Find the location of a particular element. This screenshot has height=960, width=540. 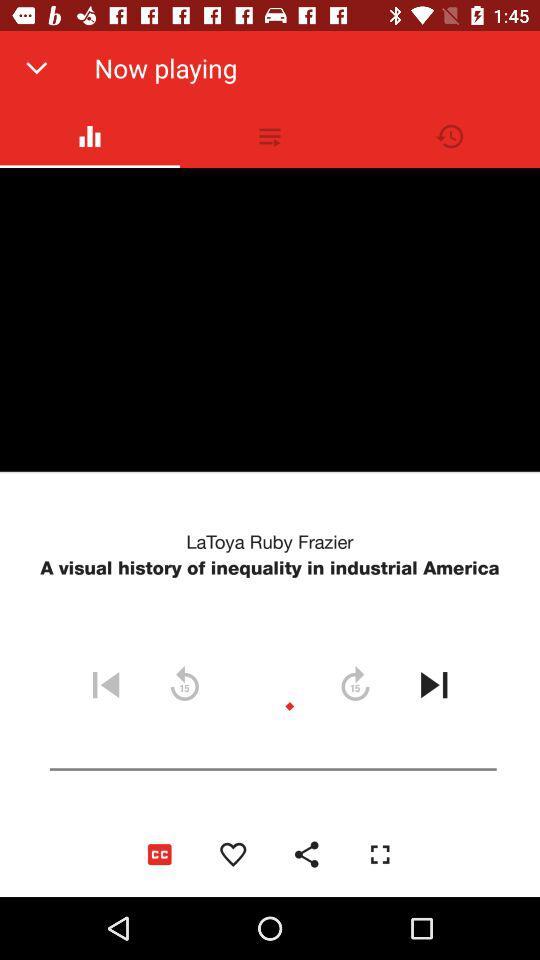

the skip_next icon is located at coordinates (433, 684).